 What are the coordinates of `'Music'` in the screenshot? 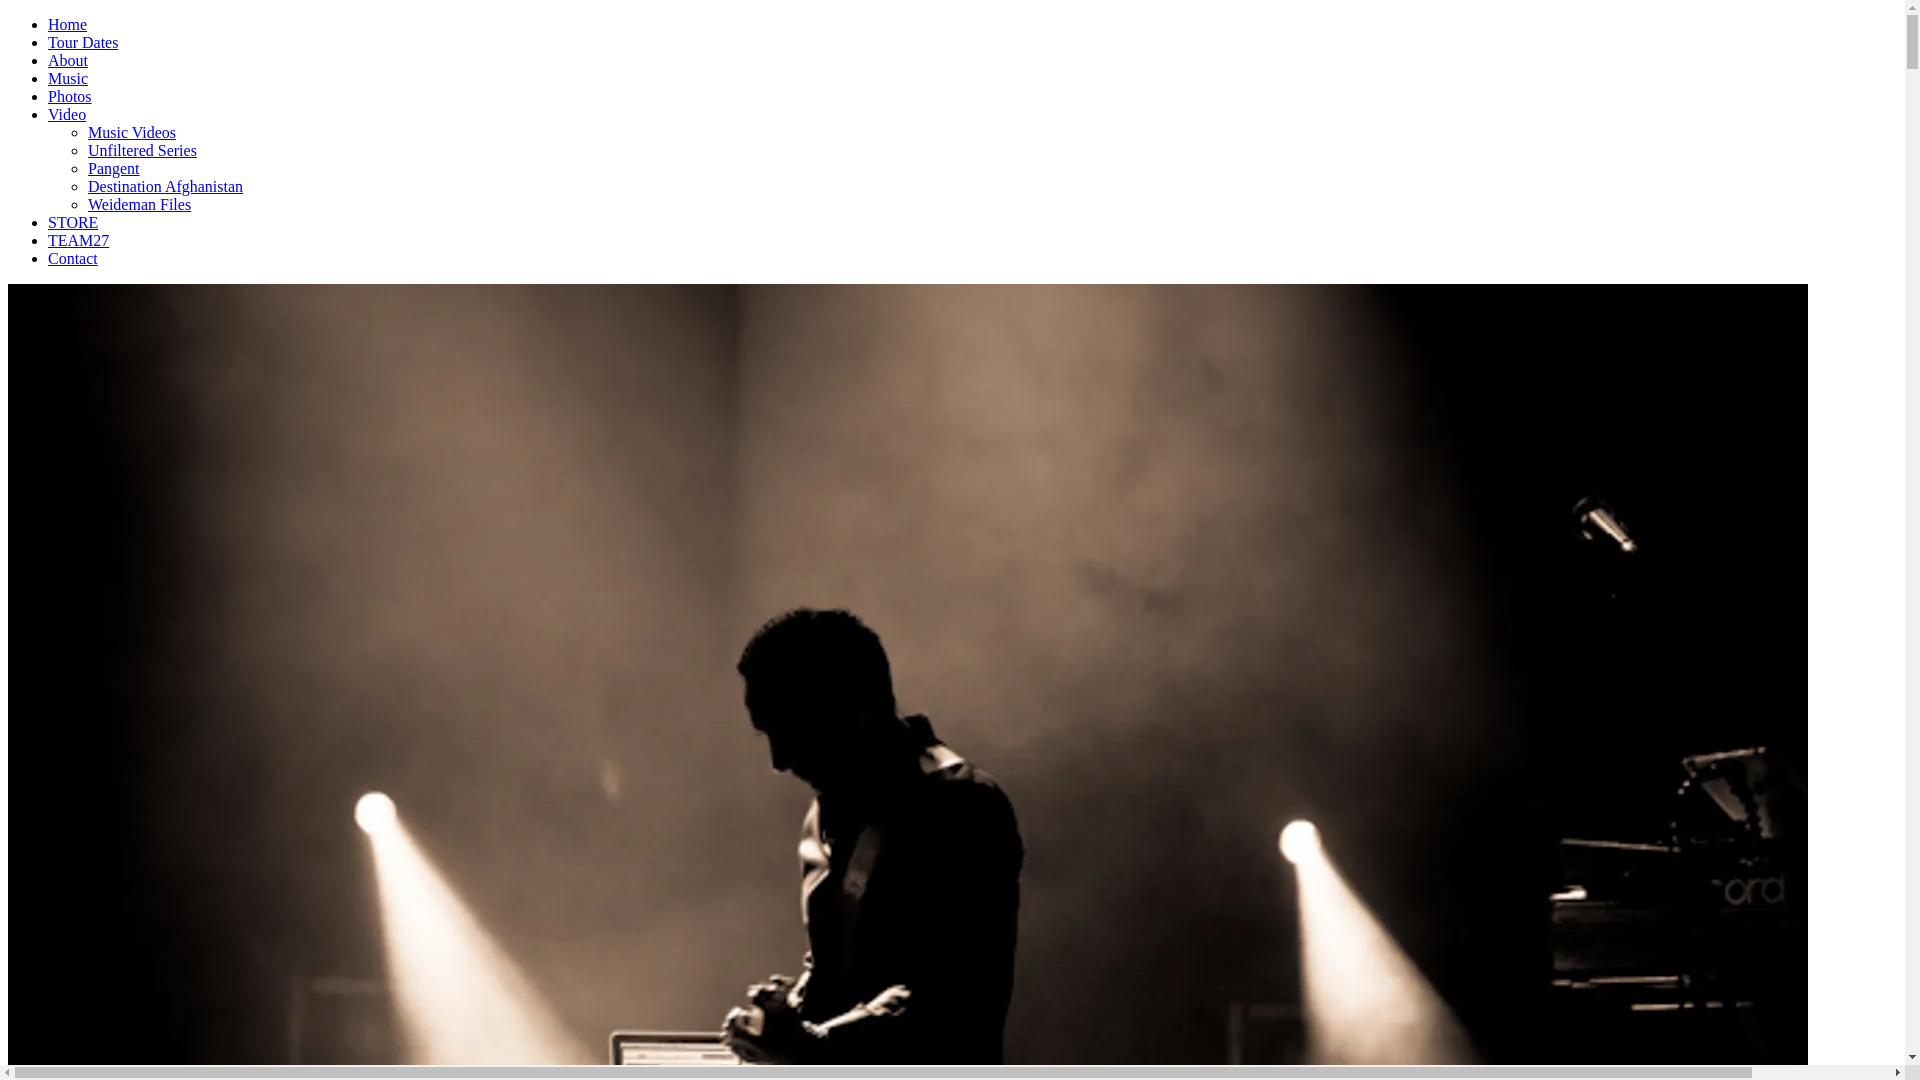 It's located at (67, 77).